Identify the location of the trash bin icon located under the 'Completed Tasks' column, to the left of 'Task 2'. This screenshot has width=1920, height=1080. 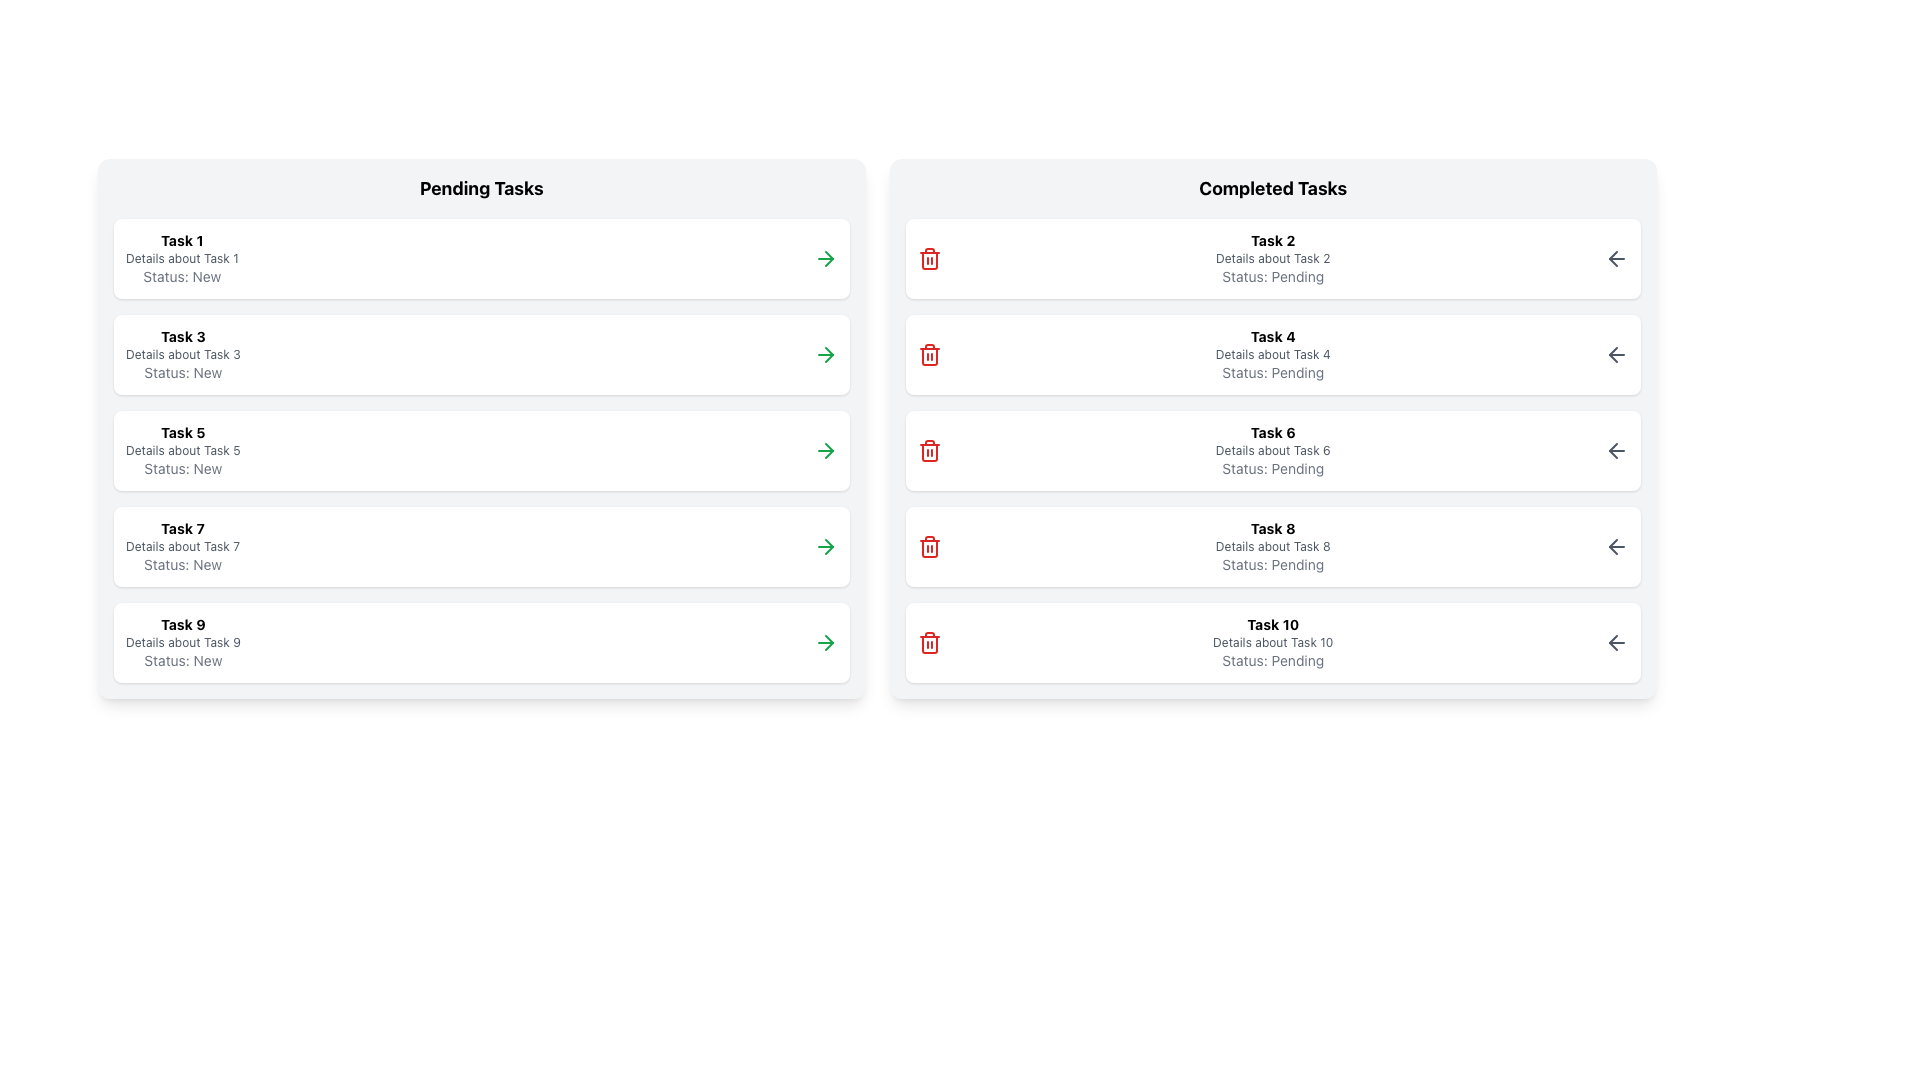
(928, 548).